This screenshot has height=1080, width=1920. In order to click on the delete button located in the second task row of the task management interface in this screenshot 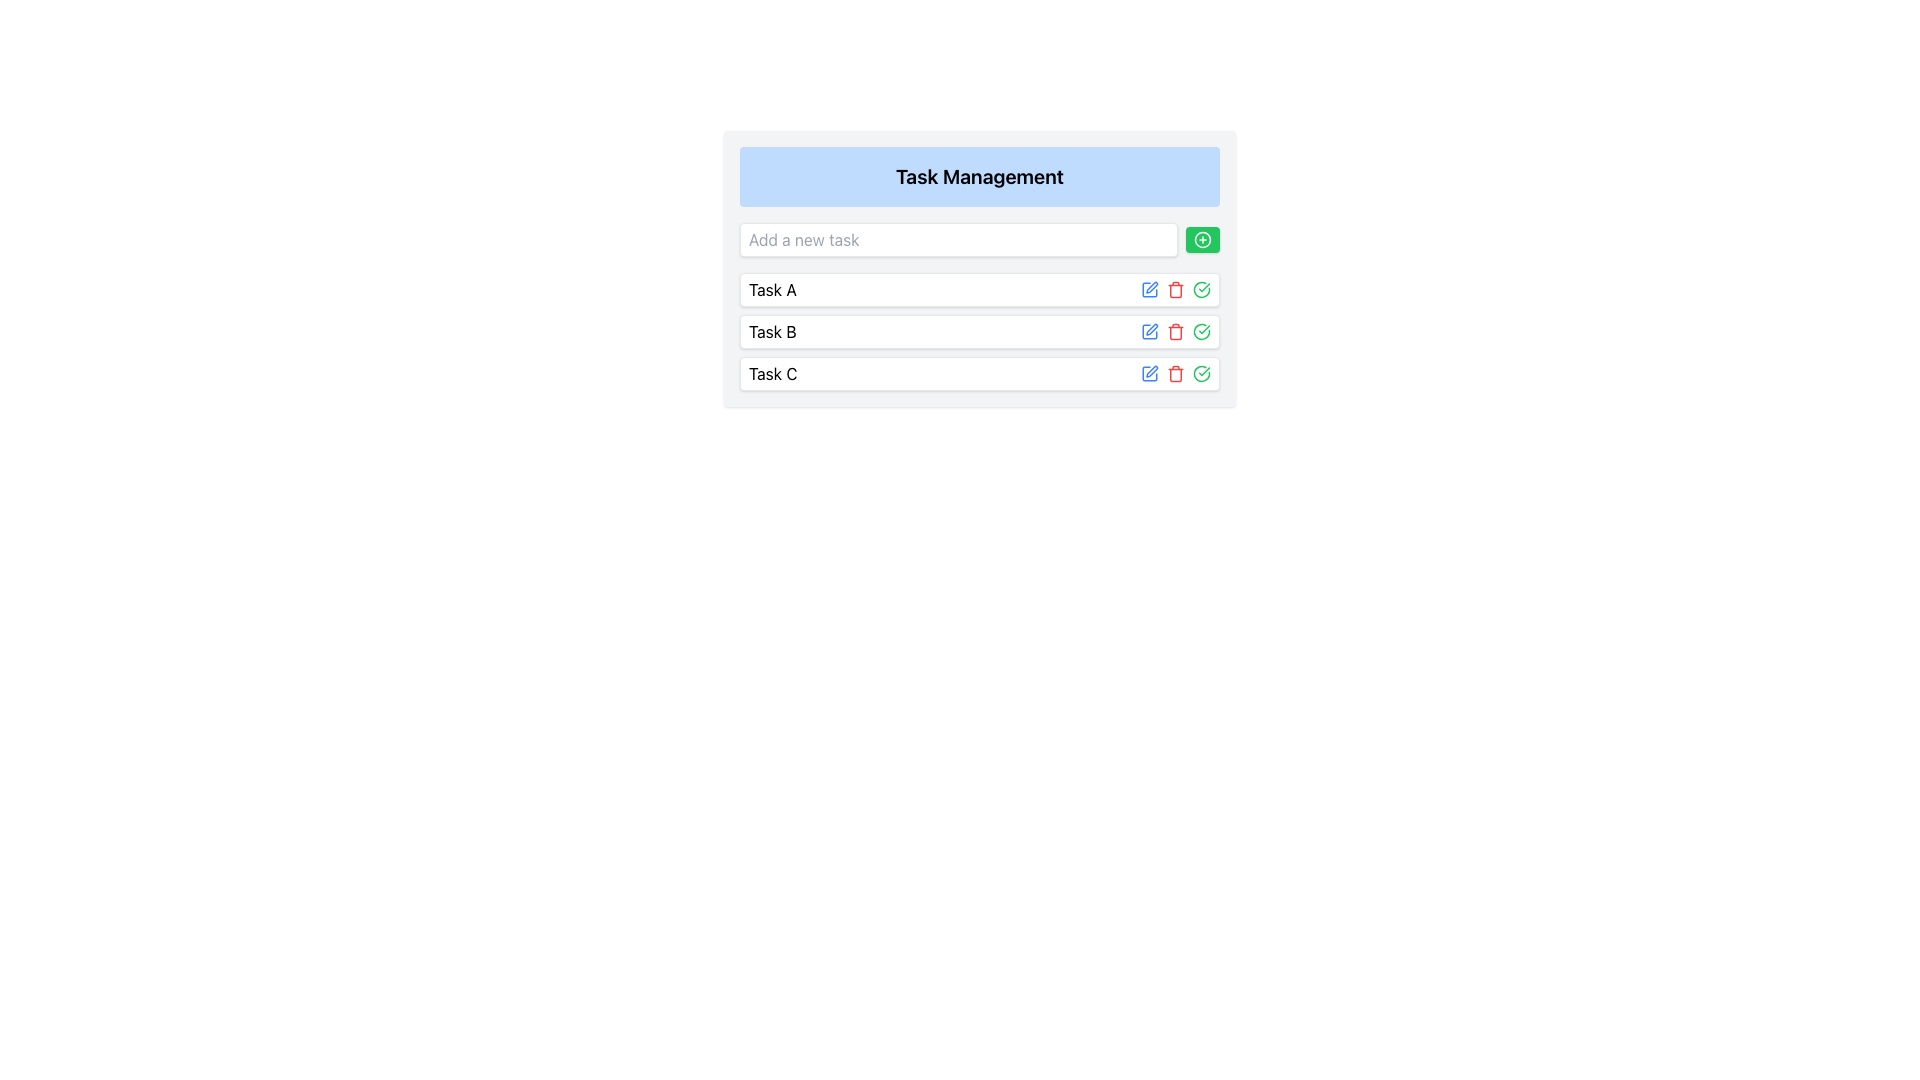, I will do `click(1176, 330)`.